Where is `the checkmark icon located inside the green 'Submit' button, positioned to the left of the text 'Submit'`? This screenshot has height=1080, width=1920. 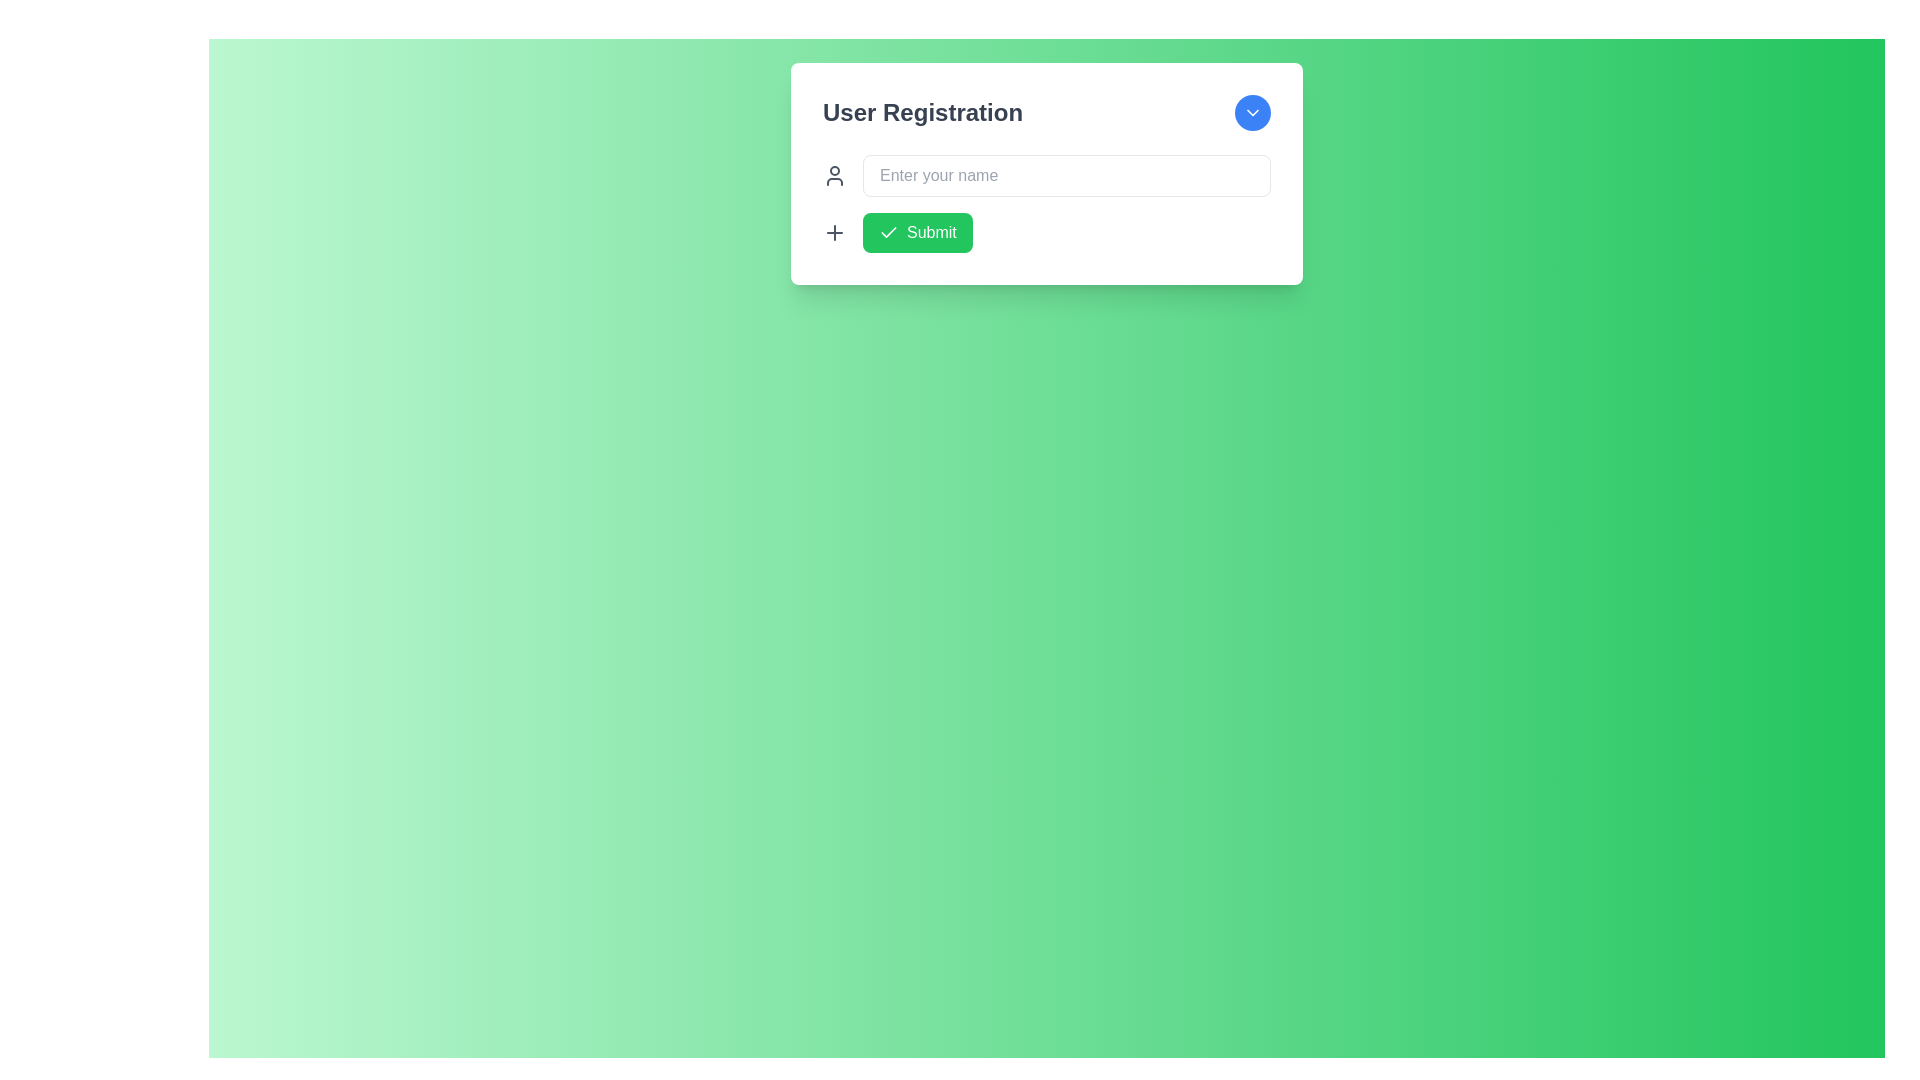 the checkmark icon located inside the green 'Submit' button, positioned to the left of the text 'Submit' is located at coordinates (887, 231).